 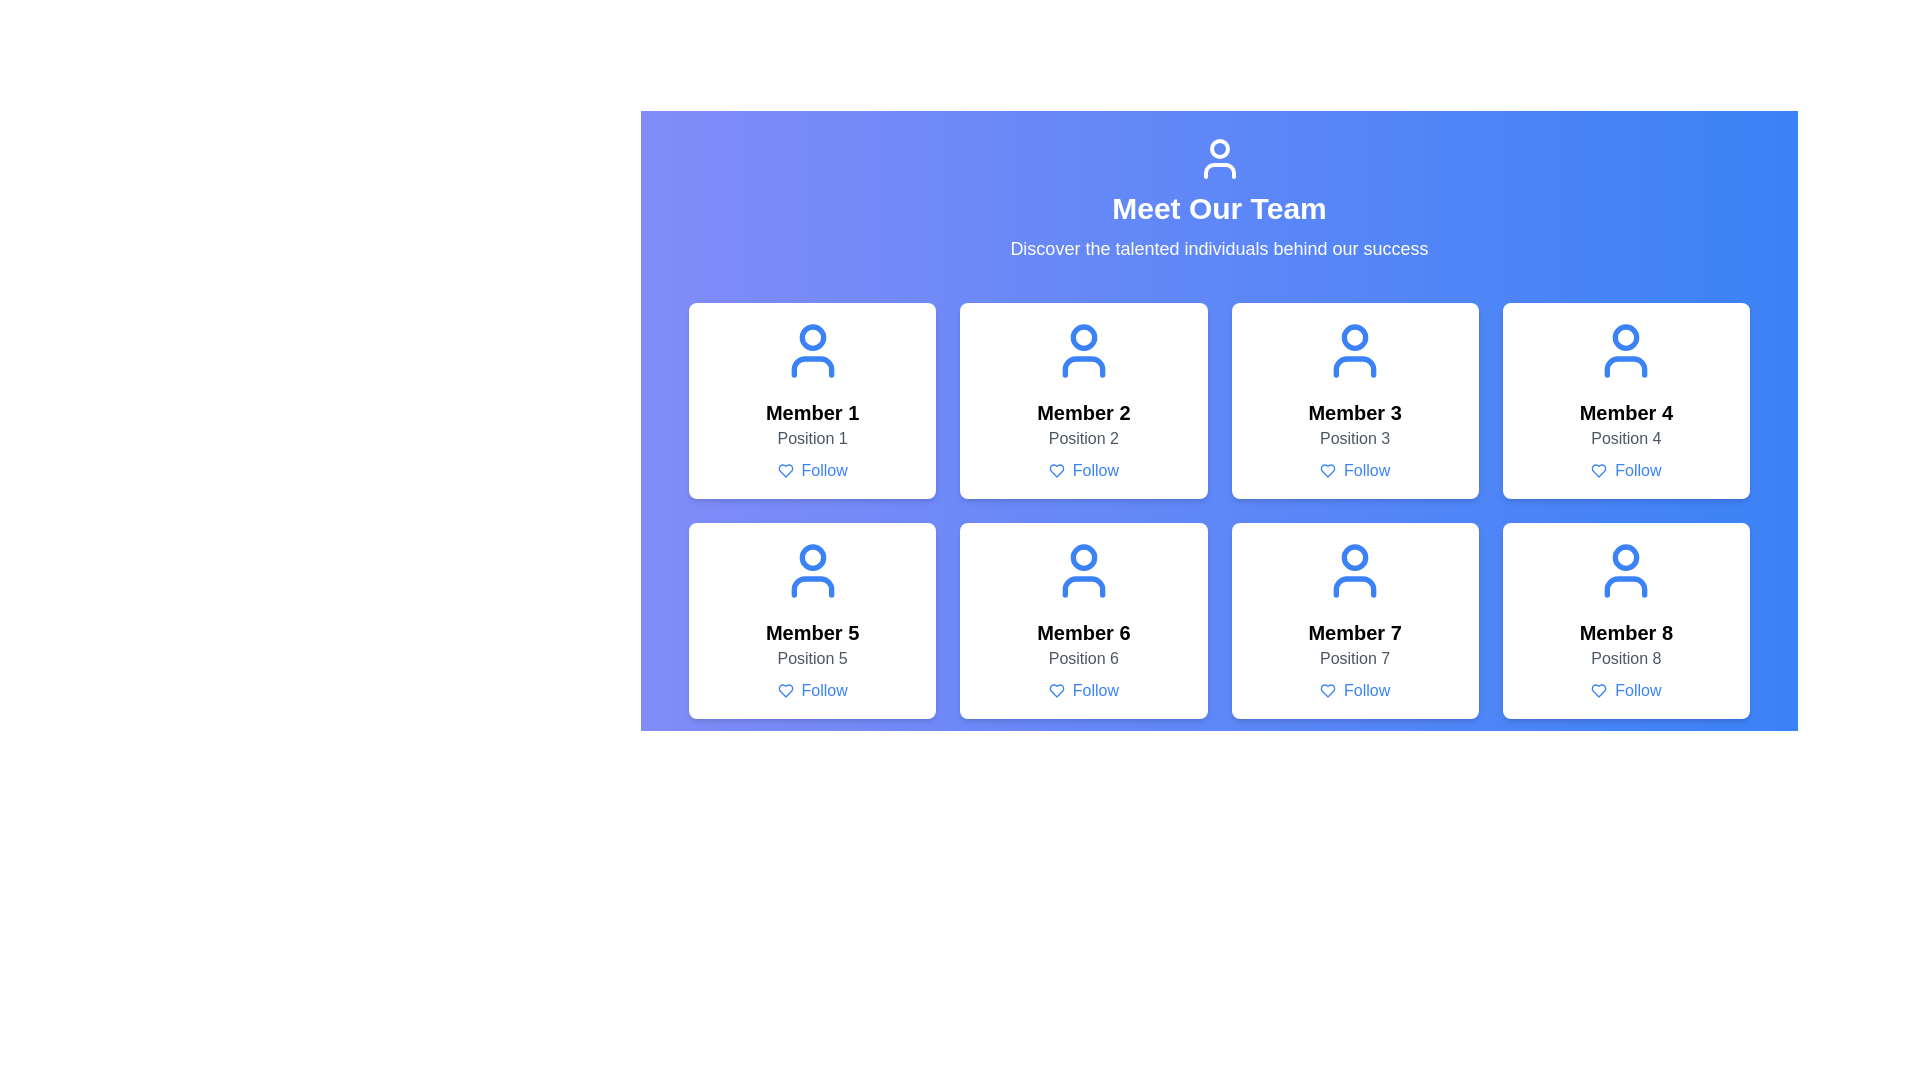 What do you see at coordinates (1355, 570) in the screenshot?
I see `the user profile icon located within the card labeled 'Member 7', positioned above the text 'Position 7' and 'Follow'` at bounding box center [1355, 570].